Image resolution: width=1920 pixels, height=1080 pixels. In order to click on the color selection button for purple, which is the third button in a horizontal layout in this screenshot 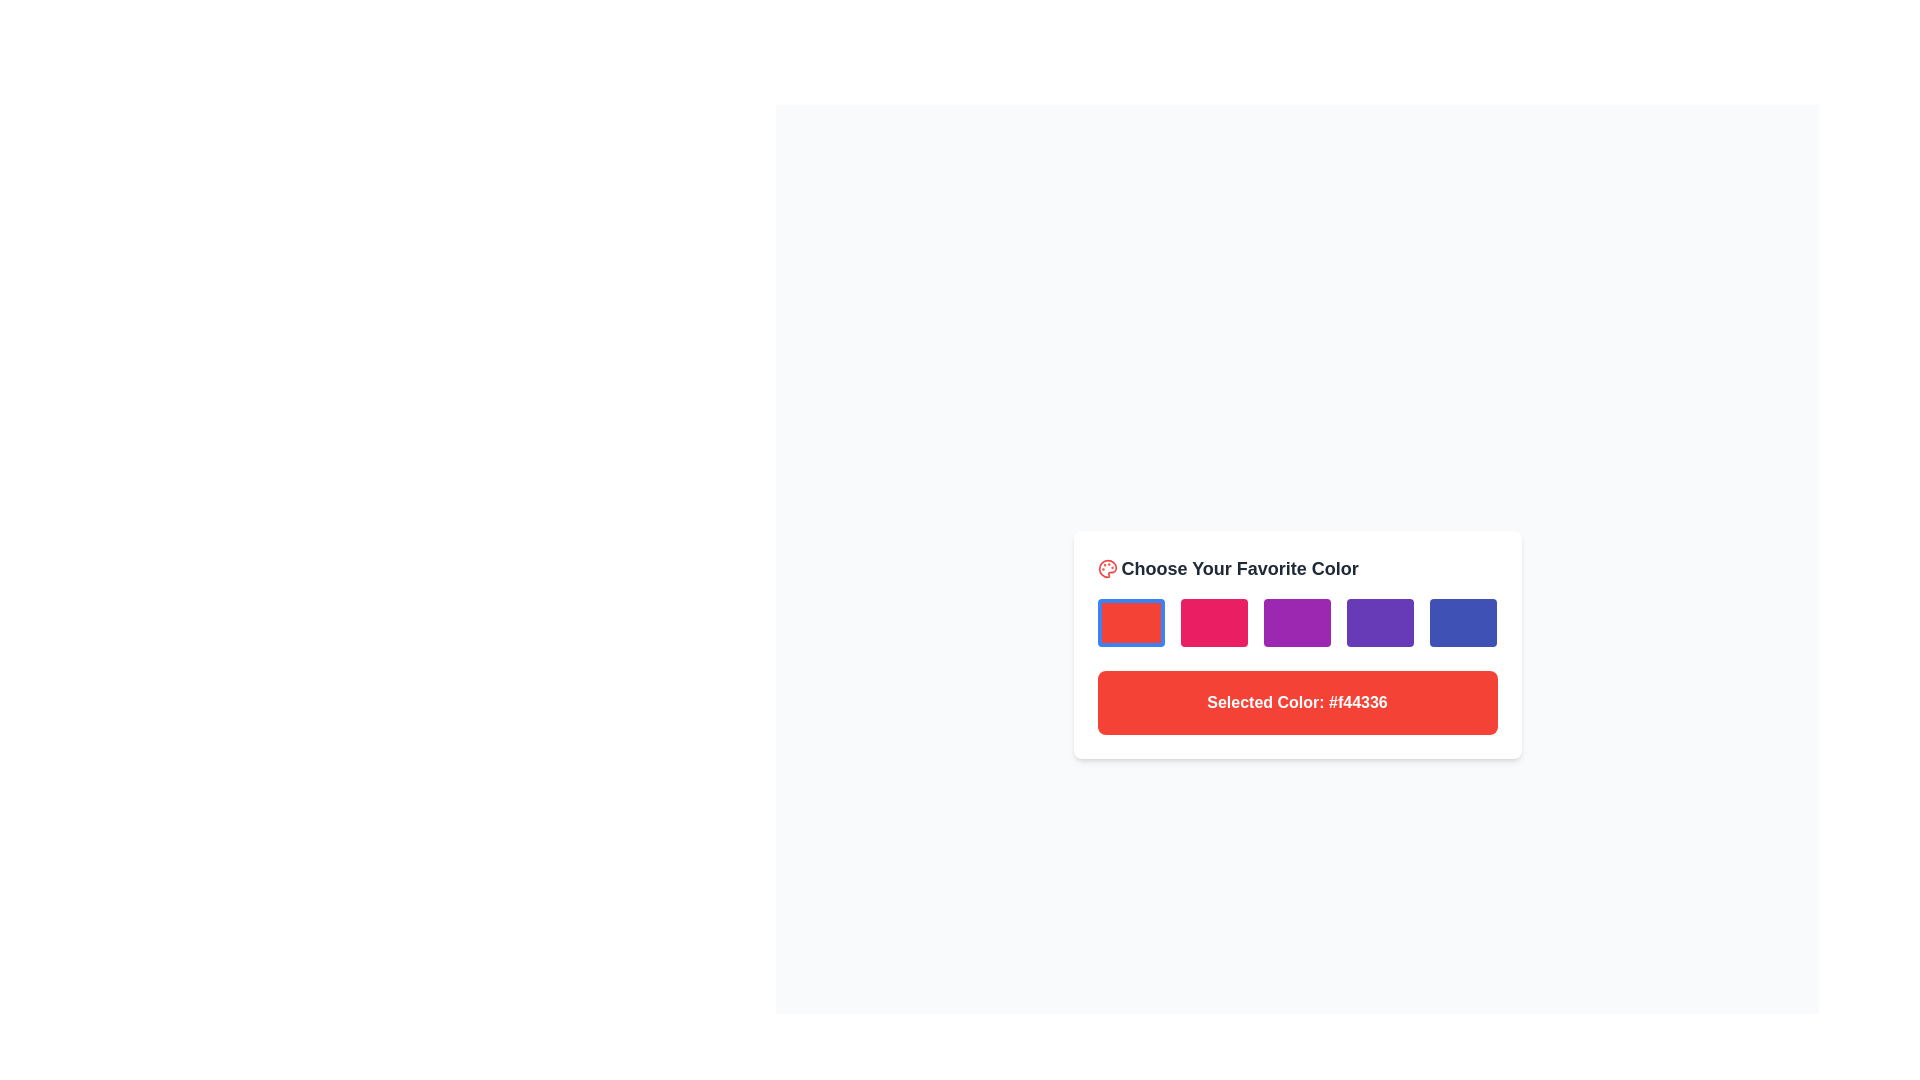, I will do `click(1297, 622)`.